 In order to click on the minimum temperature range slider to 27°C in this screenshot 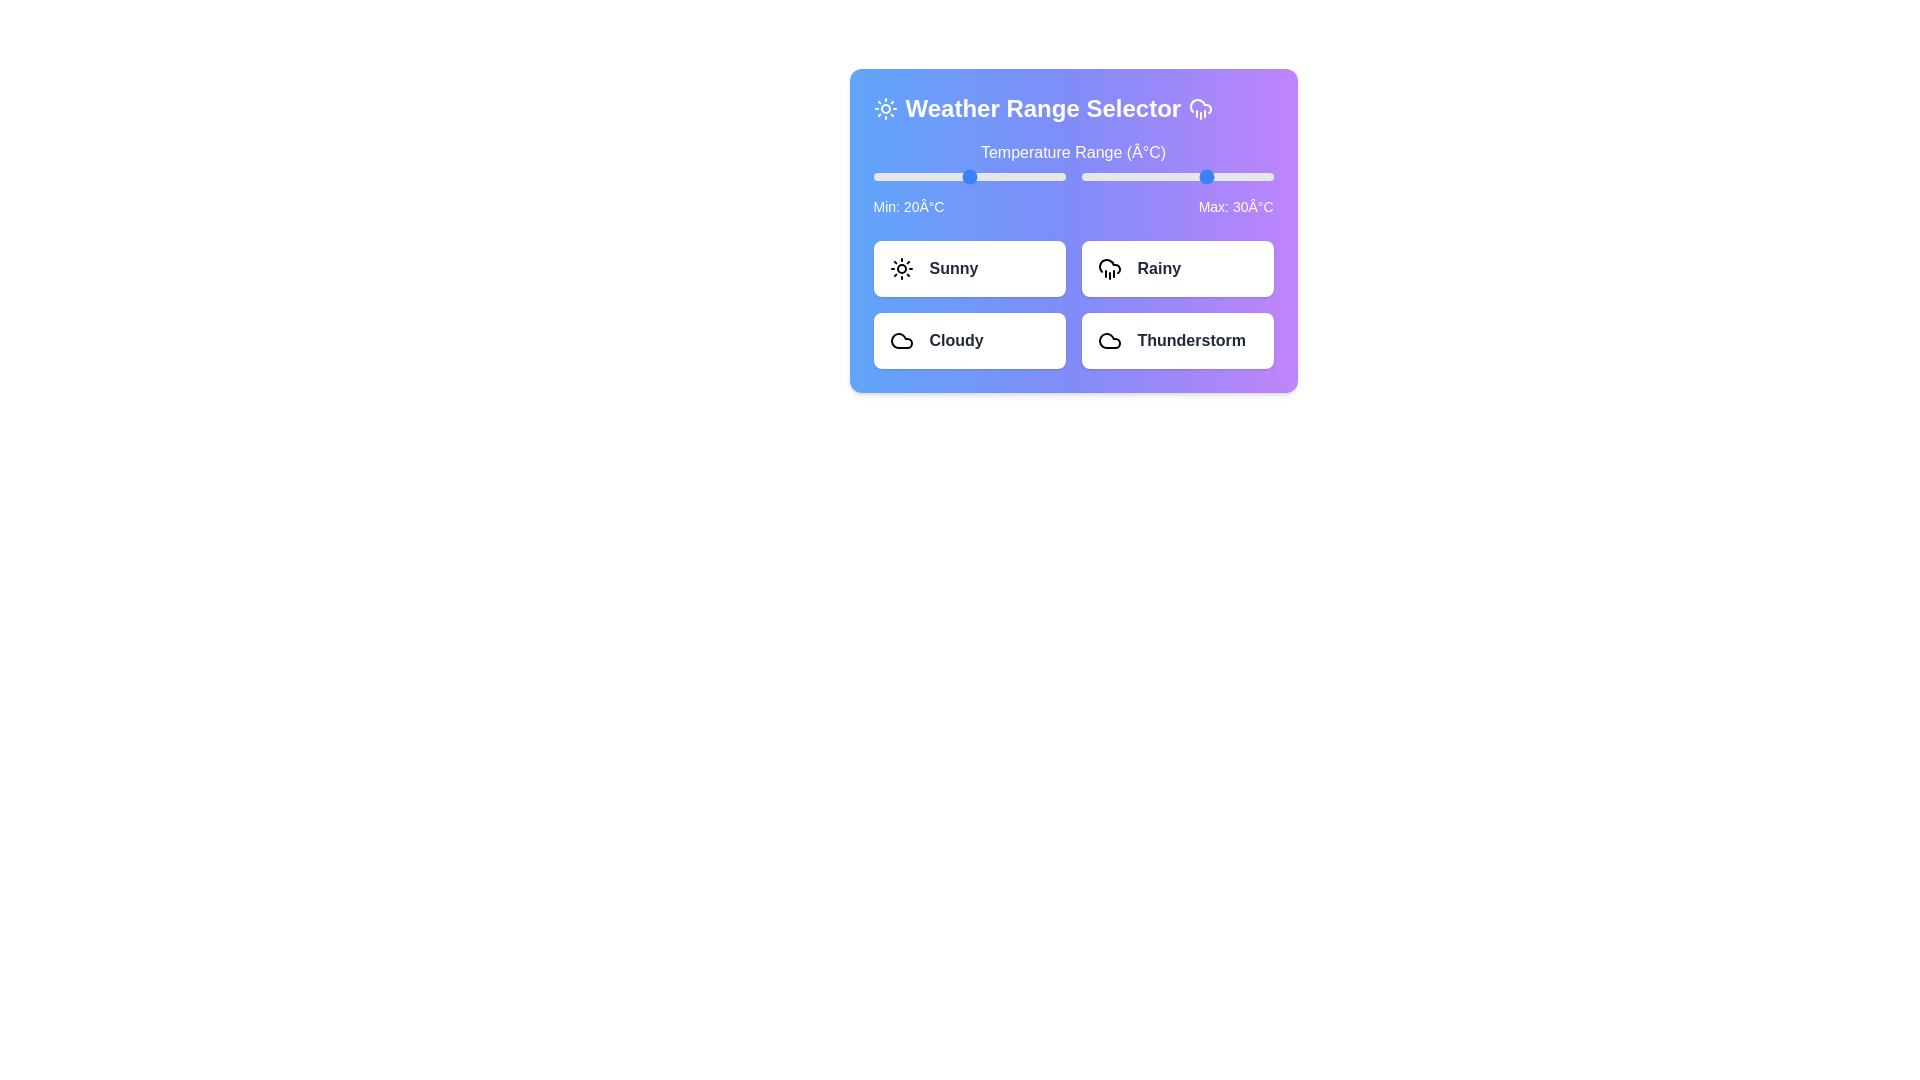, I will do `click(991, 176)`.